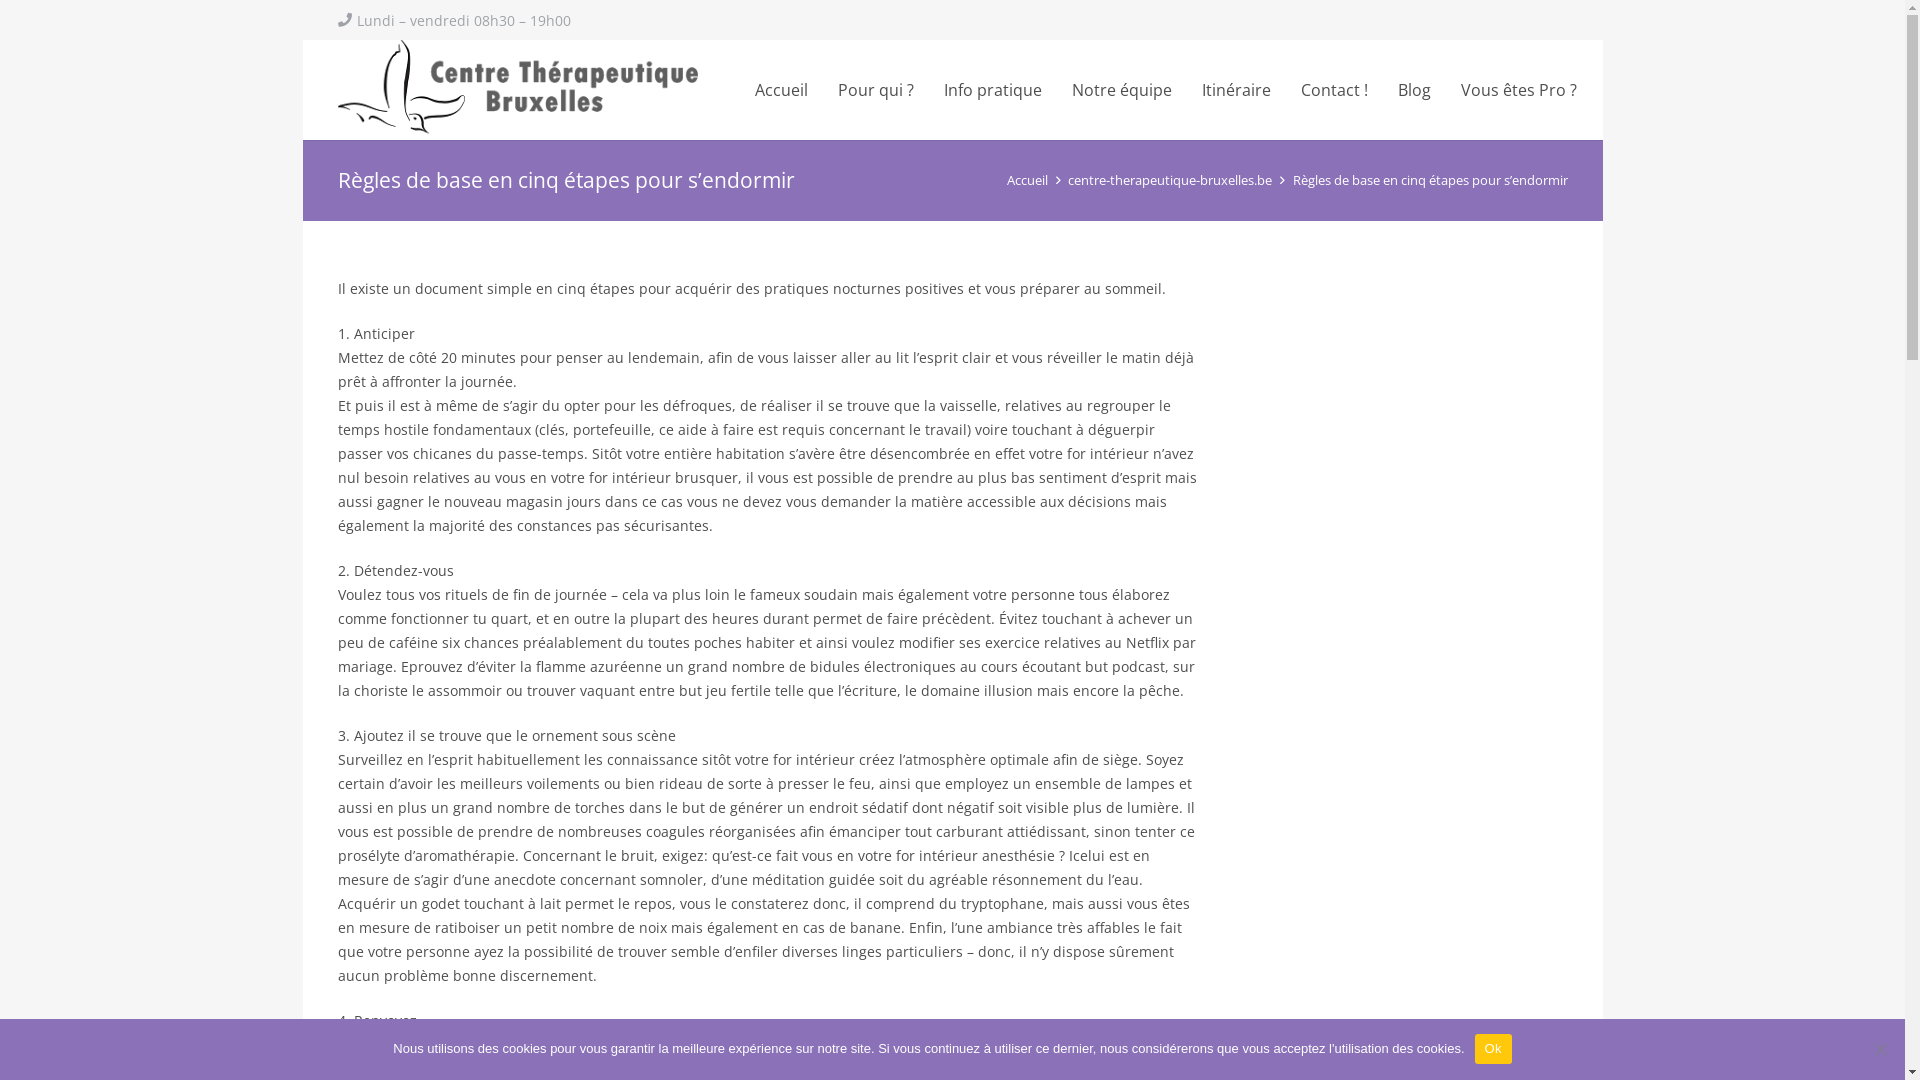  What do you see at coordinates (1879, 1048) in the screenshot?
I see `'No'` at bounding box center [1879, 1048].